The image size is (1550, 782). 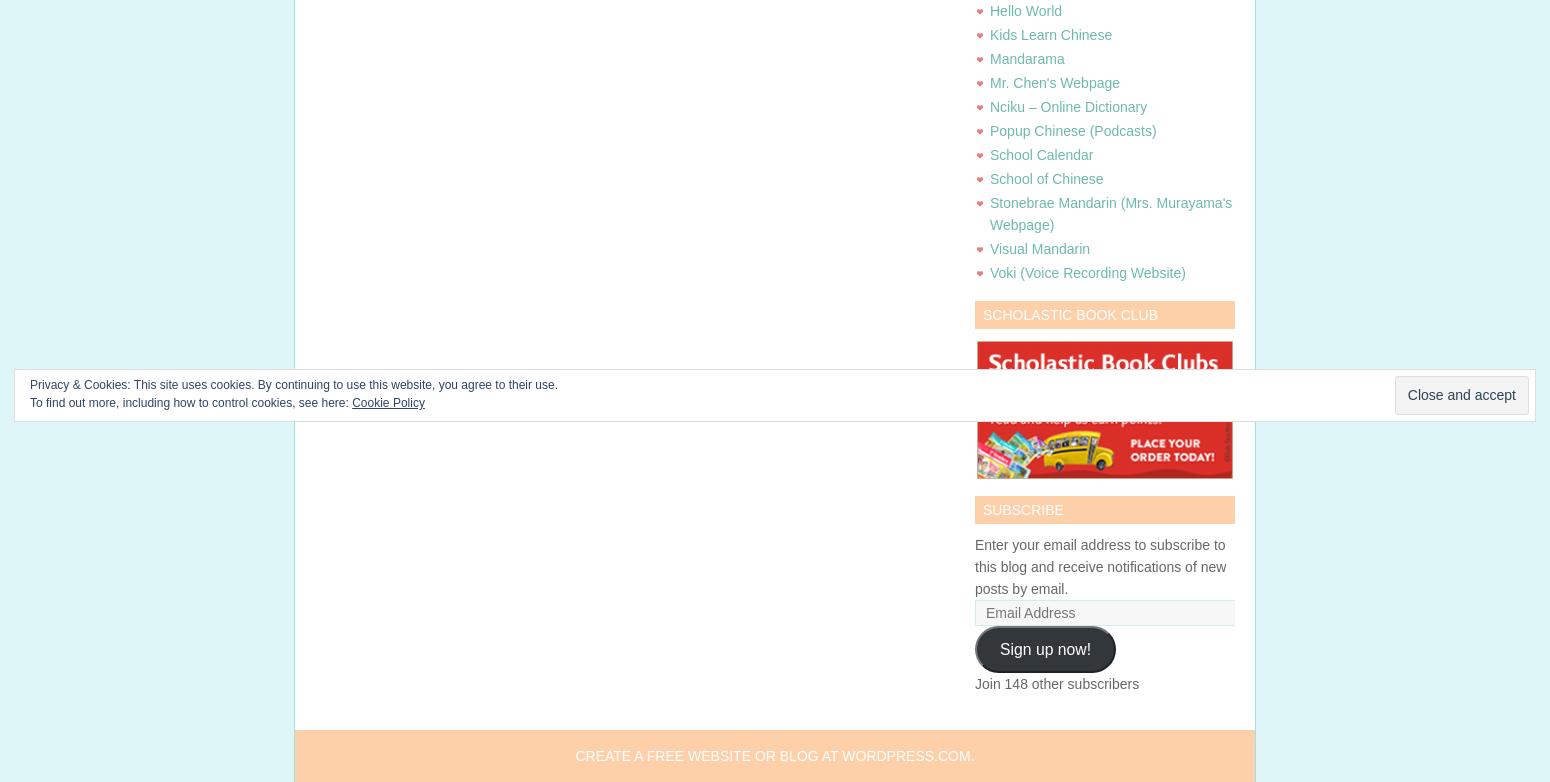 I want to click on 'Enter your email address to subscribe to this blog and receive notifications of new posts by email.', so click(x=1099, y=567).